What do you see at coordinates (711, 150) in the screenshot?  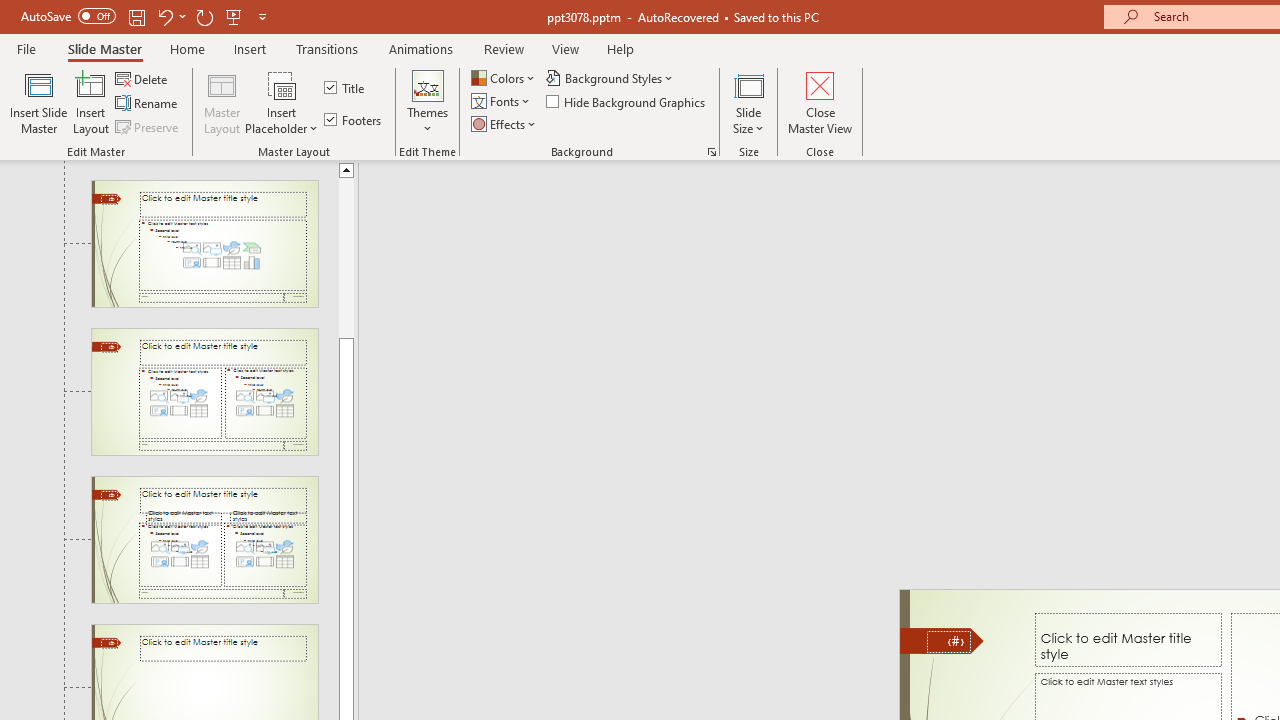 I see `'Format Background...'` at bounding box center [711, 150].